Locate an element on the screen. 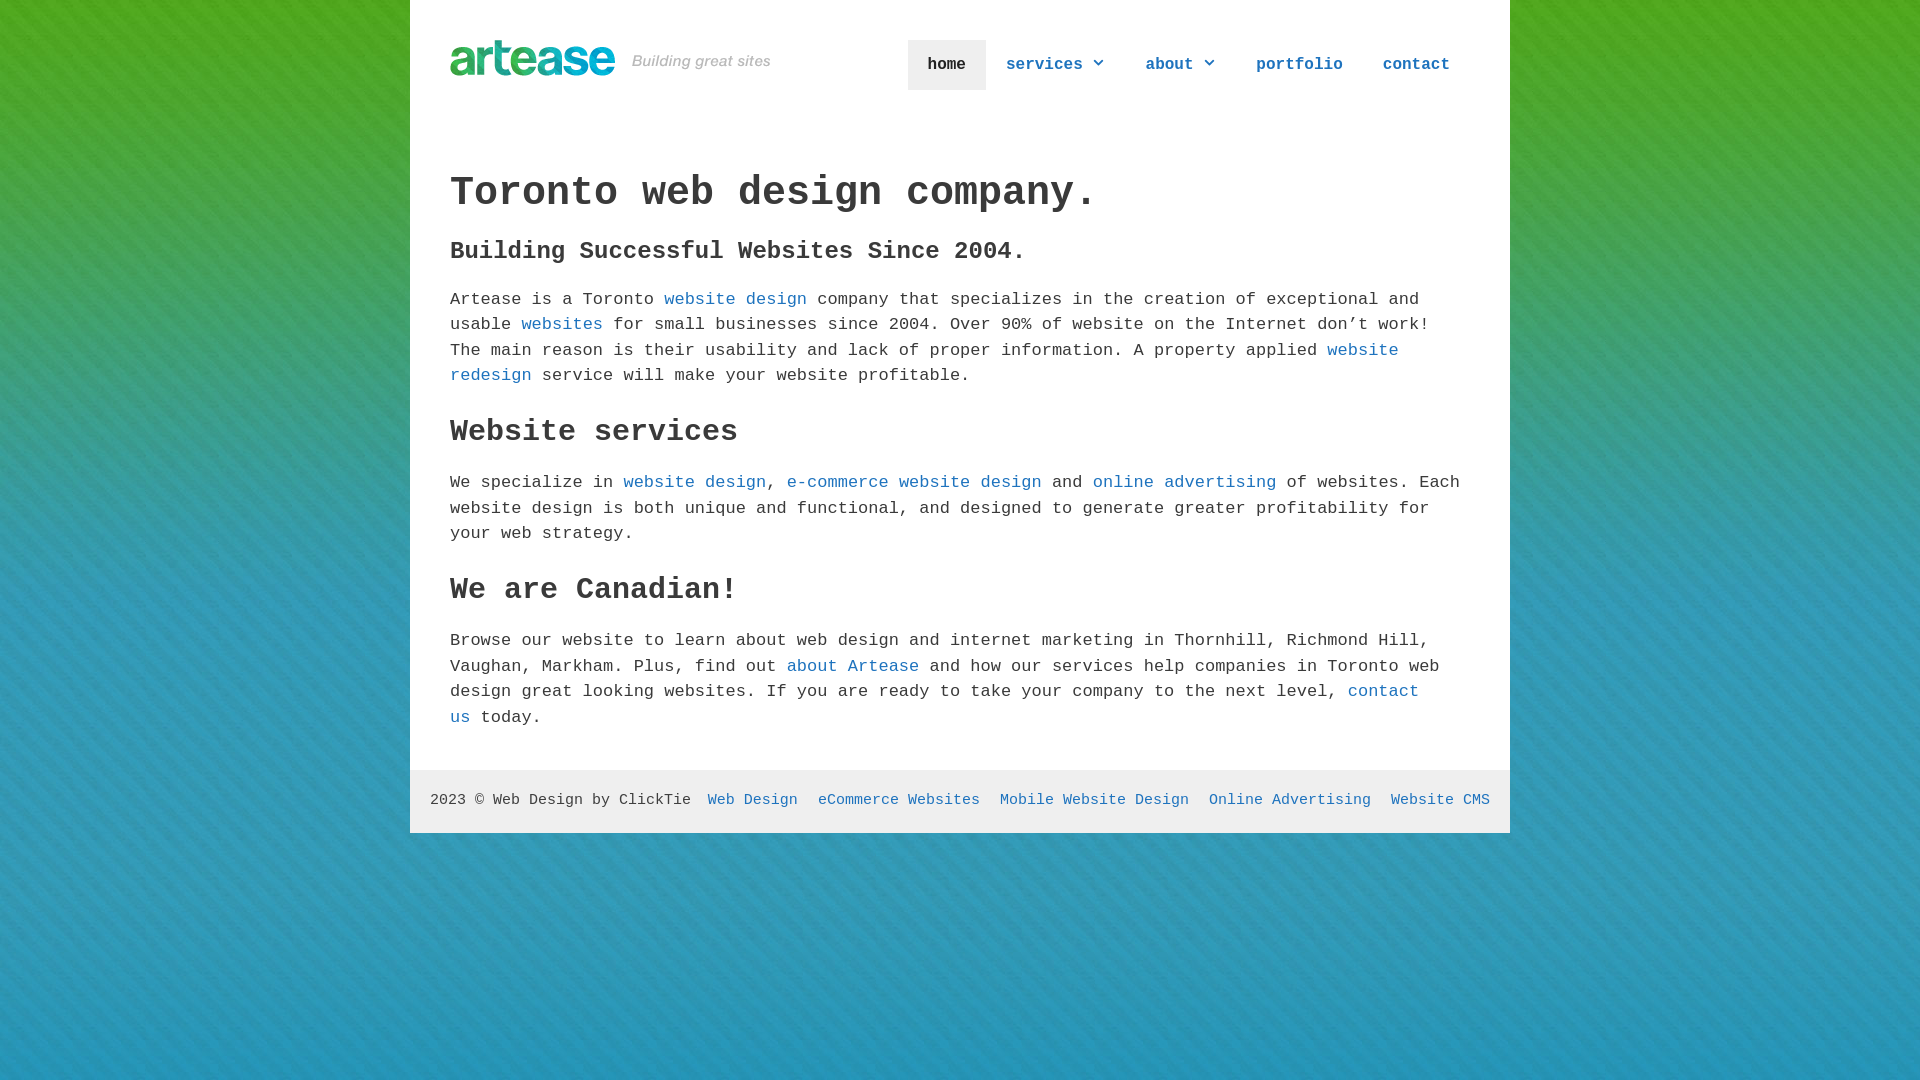  'online advertising' is located at coordinates (1185, 482).